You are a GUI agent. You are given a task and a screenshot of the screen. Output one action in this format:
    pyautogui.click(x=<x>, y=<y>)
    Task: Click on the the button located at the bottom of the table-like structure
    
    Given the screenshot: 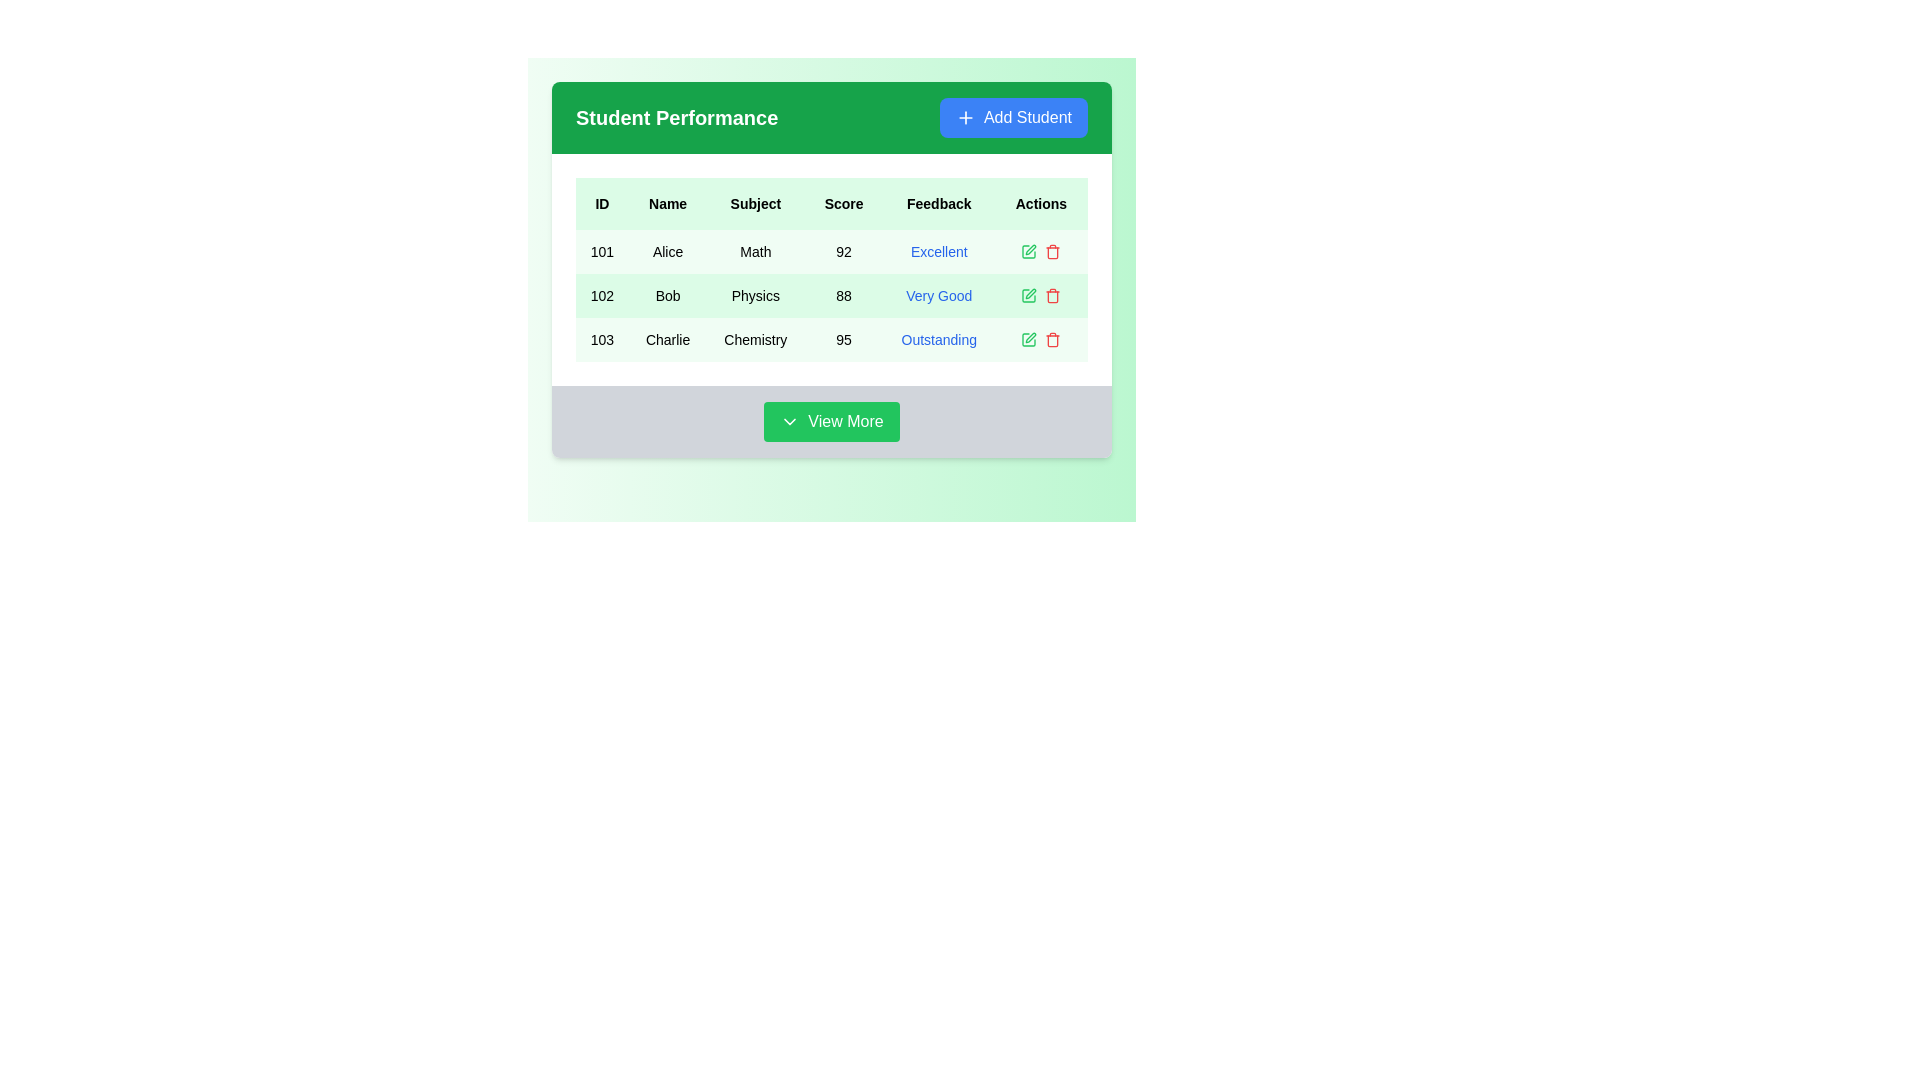 What is the action you would take?
    pyautogui.click(x=831, y=420)
    